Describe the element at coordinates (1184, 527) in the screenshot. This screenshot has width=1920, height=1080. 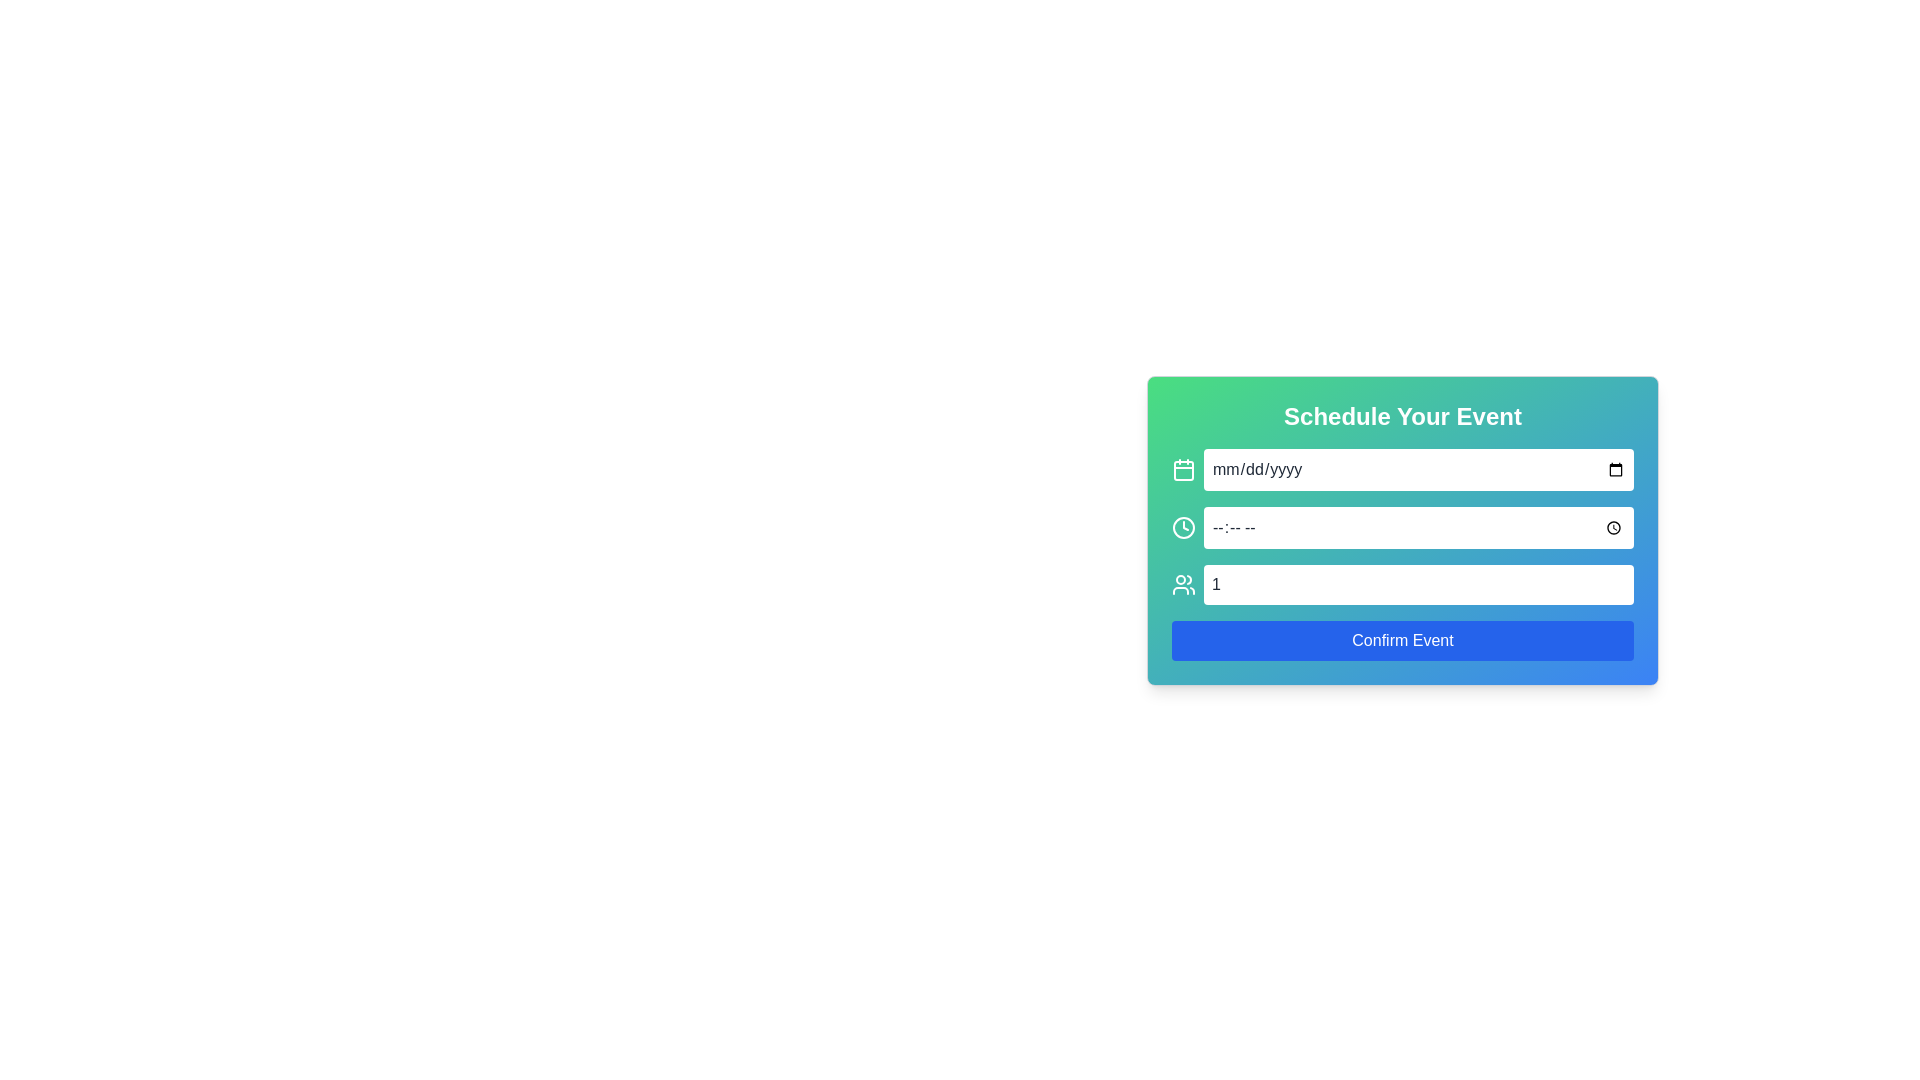
I see `the clock icon located to the left of the time input box` at that location.